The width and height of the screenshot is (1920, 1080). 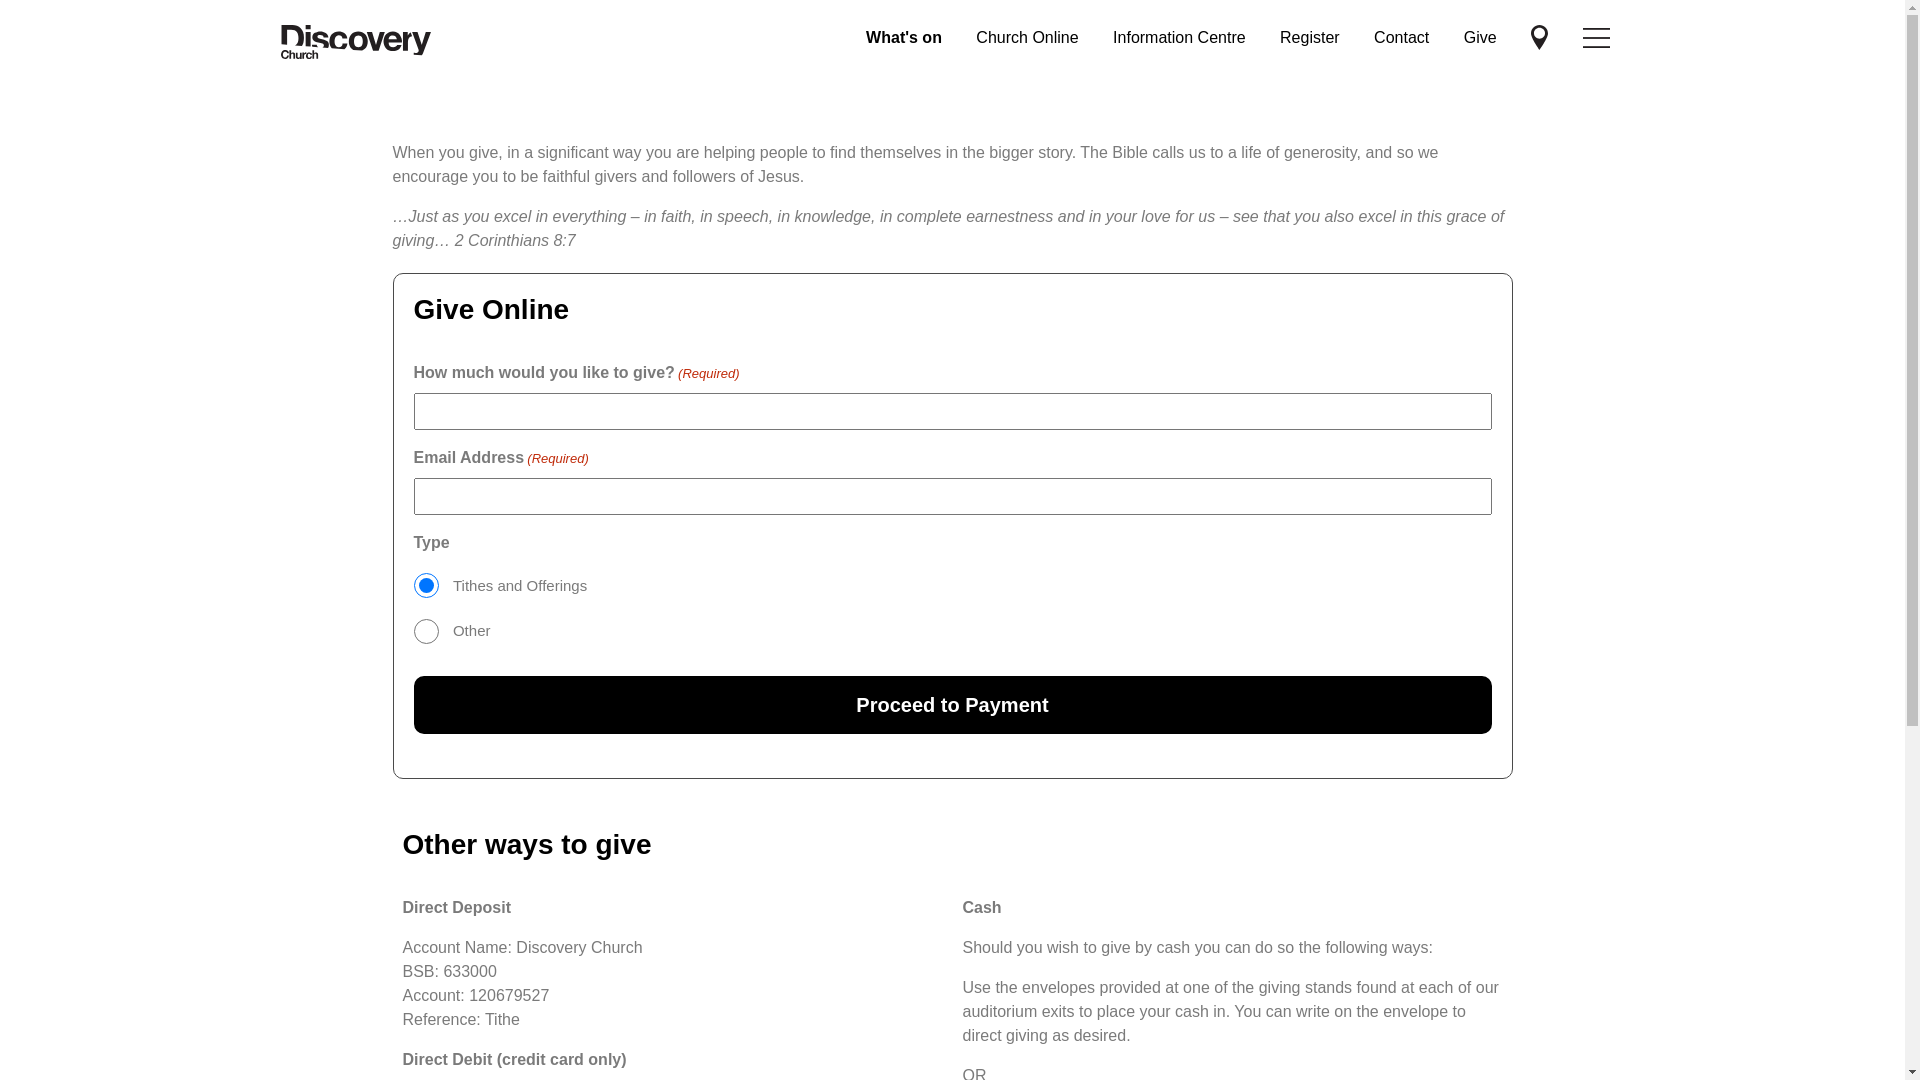 I want to click on 'Discovery Church', so click(x=1538, y=37).